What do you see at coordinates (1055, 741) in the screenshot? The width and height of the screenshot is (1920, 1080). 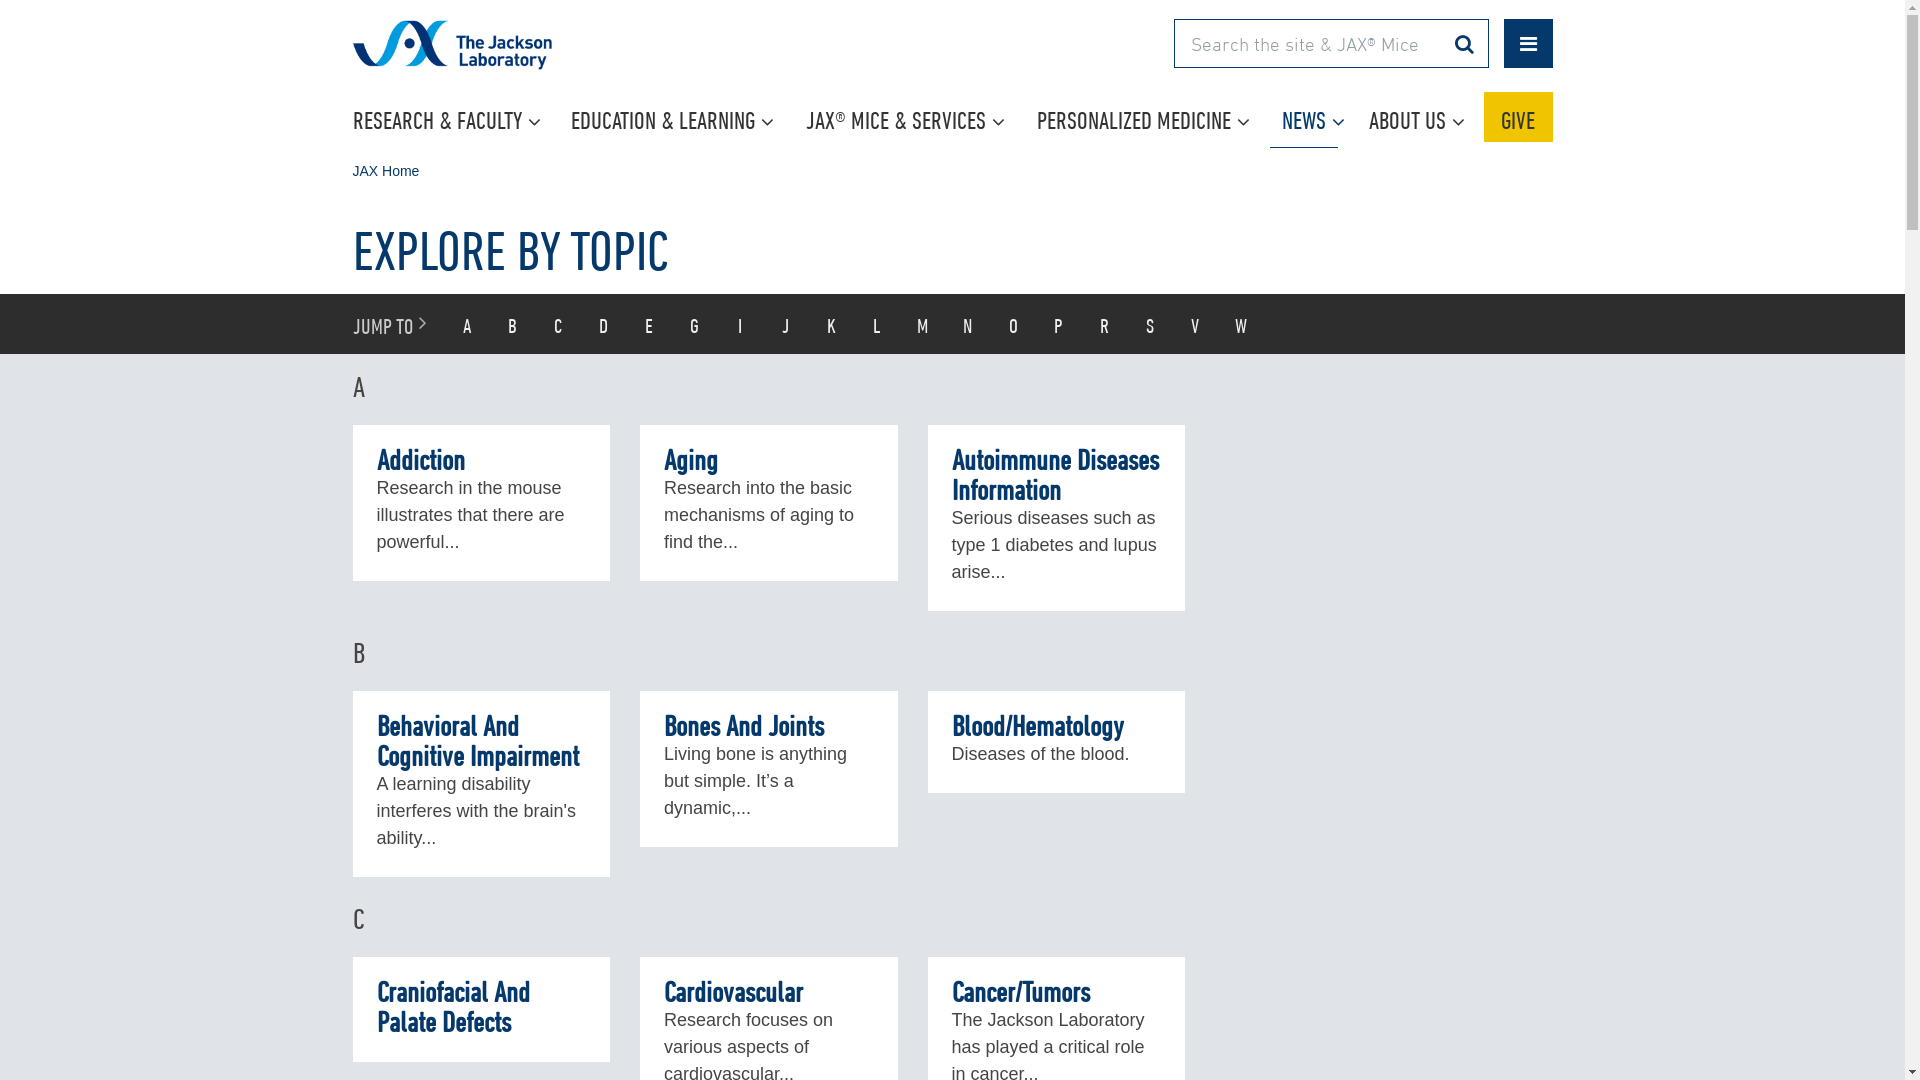 I see `'Blood/Hematology` at bounding box center [1055, 741].